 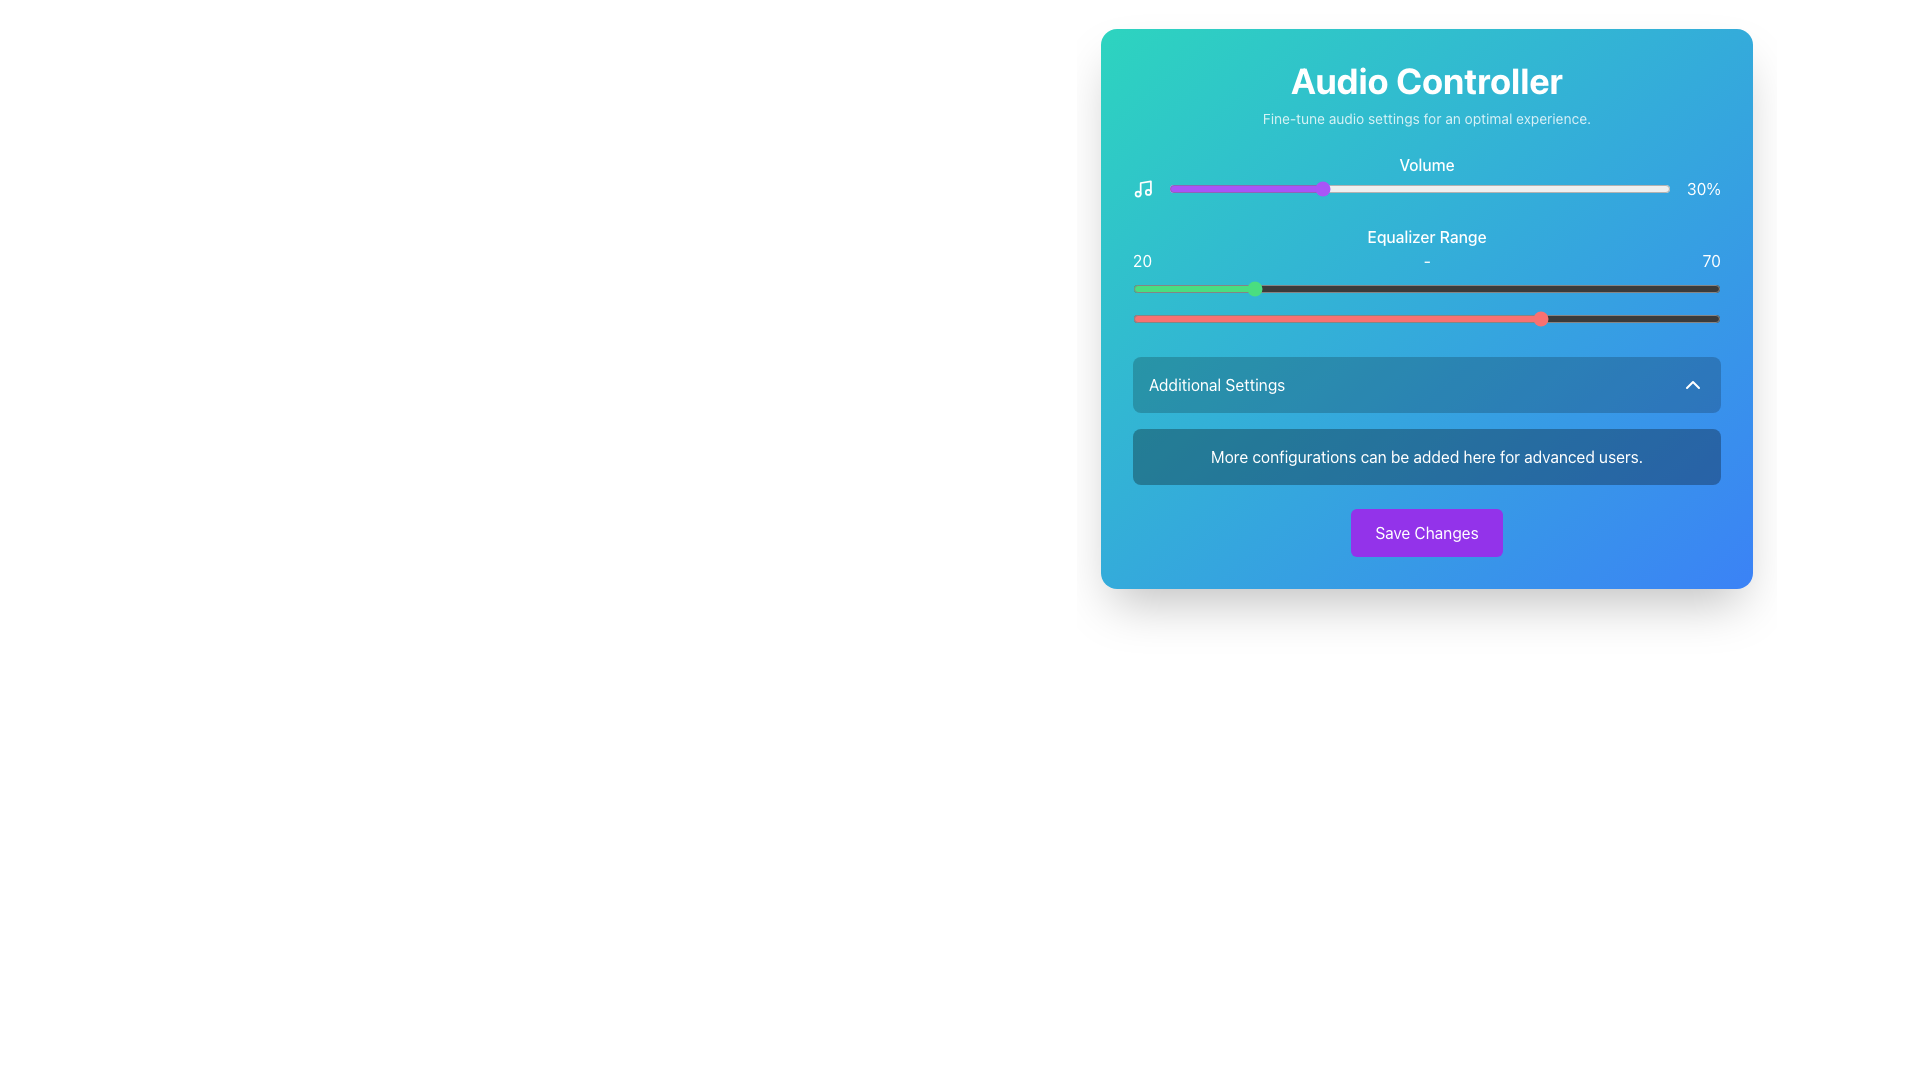 I want to click on the static text displaying 'Fine-tune audio settings for an optimal experience.' which is positioned directly below the title 'Audio Controller', so click(x=1425, y=119).